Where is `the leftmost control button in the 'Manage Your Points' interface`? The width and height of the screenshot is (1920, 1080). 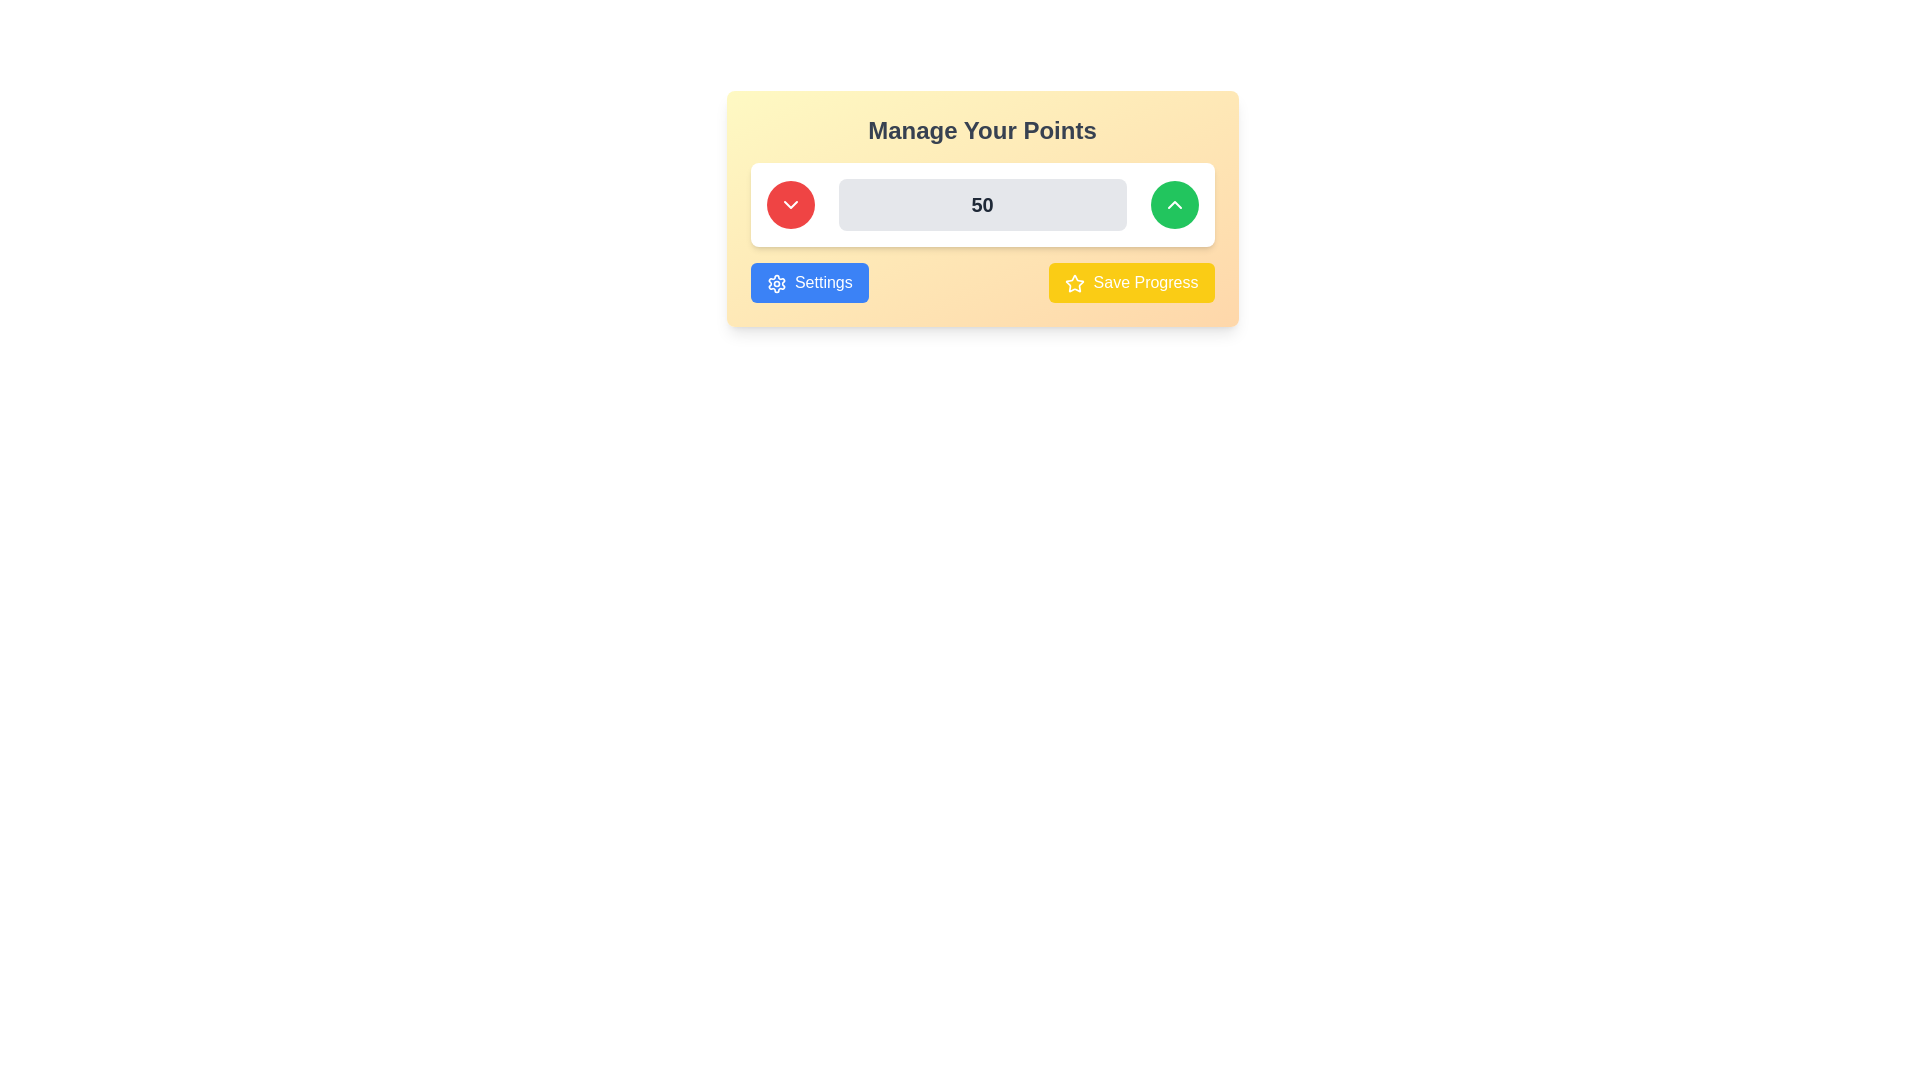 the leftmost control button in the 'Manage Your Points' interface is located at coordinates (789, 204).